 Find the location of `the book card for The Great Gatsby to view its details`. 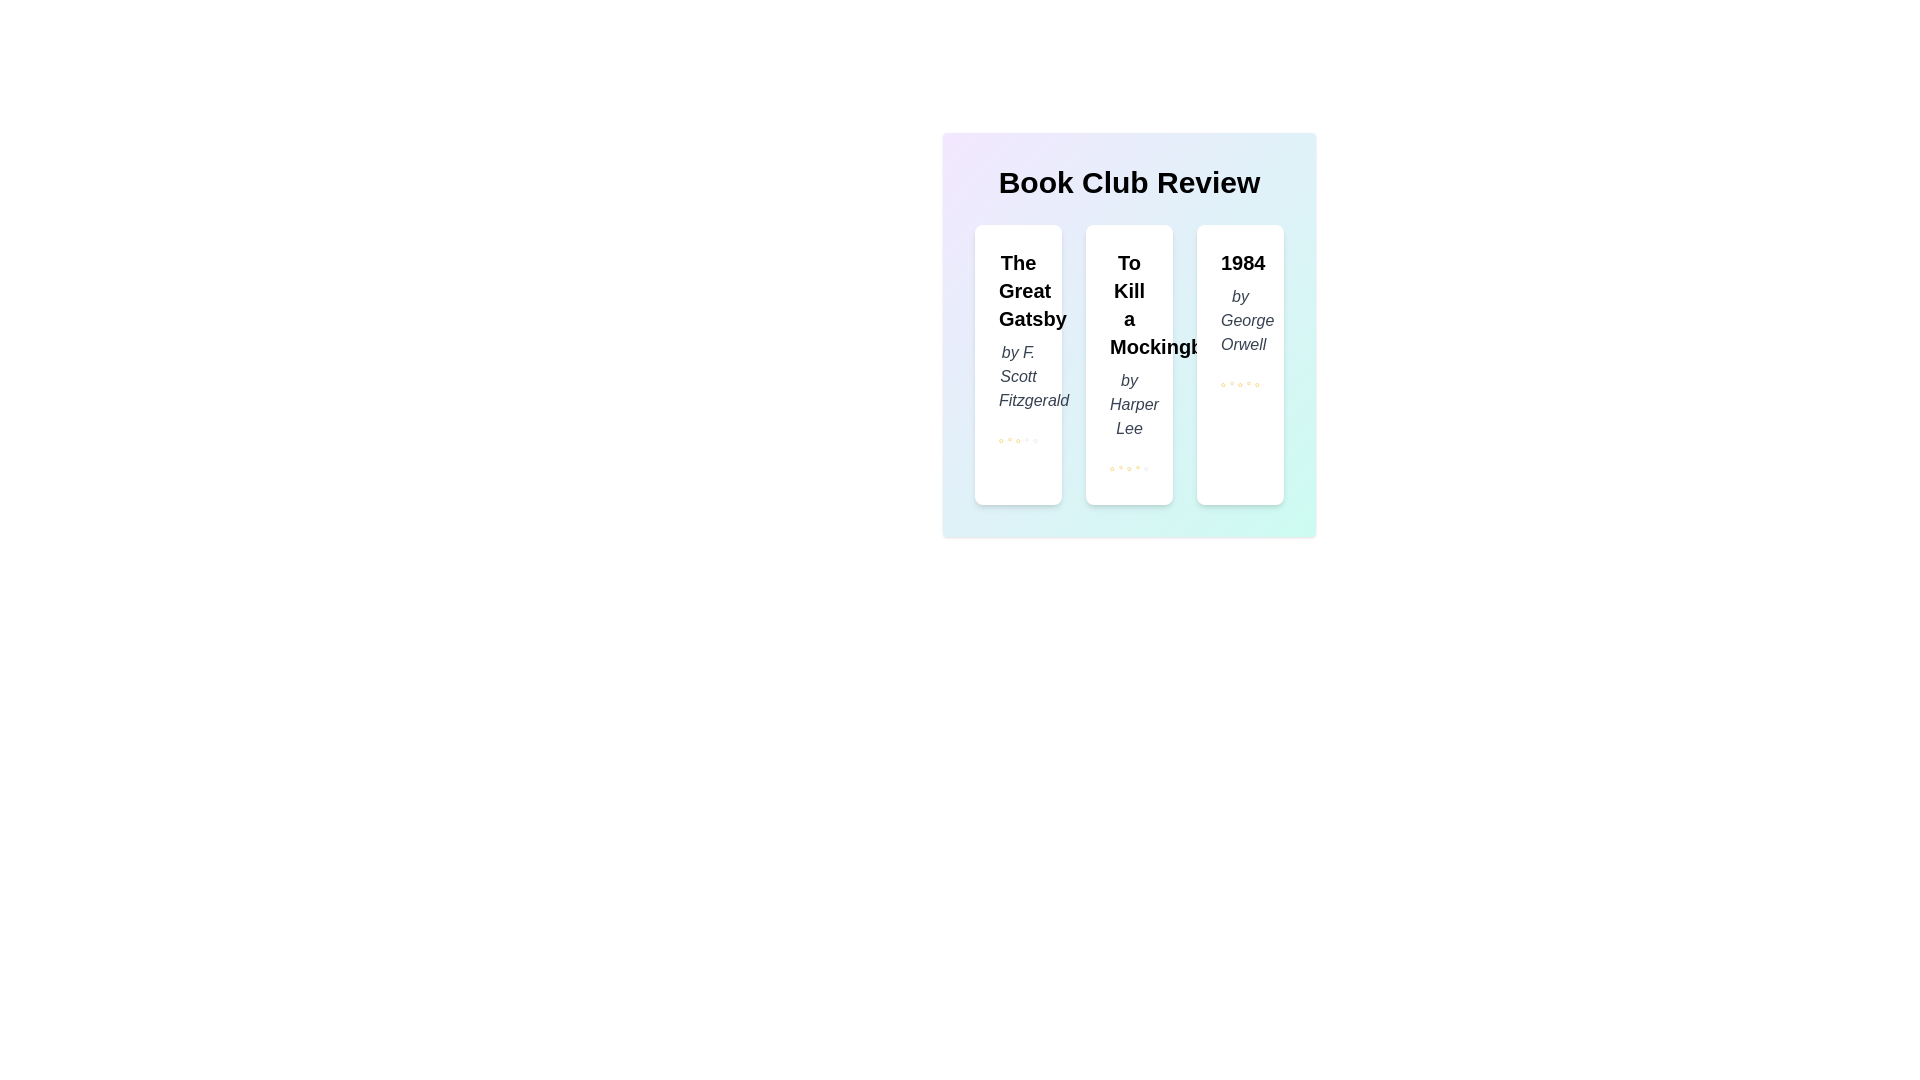

the book card for The Great Gatsby to view its details is located at coordinates (1018, 365).